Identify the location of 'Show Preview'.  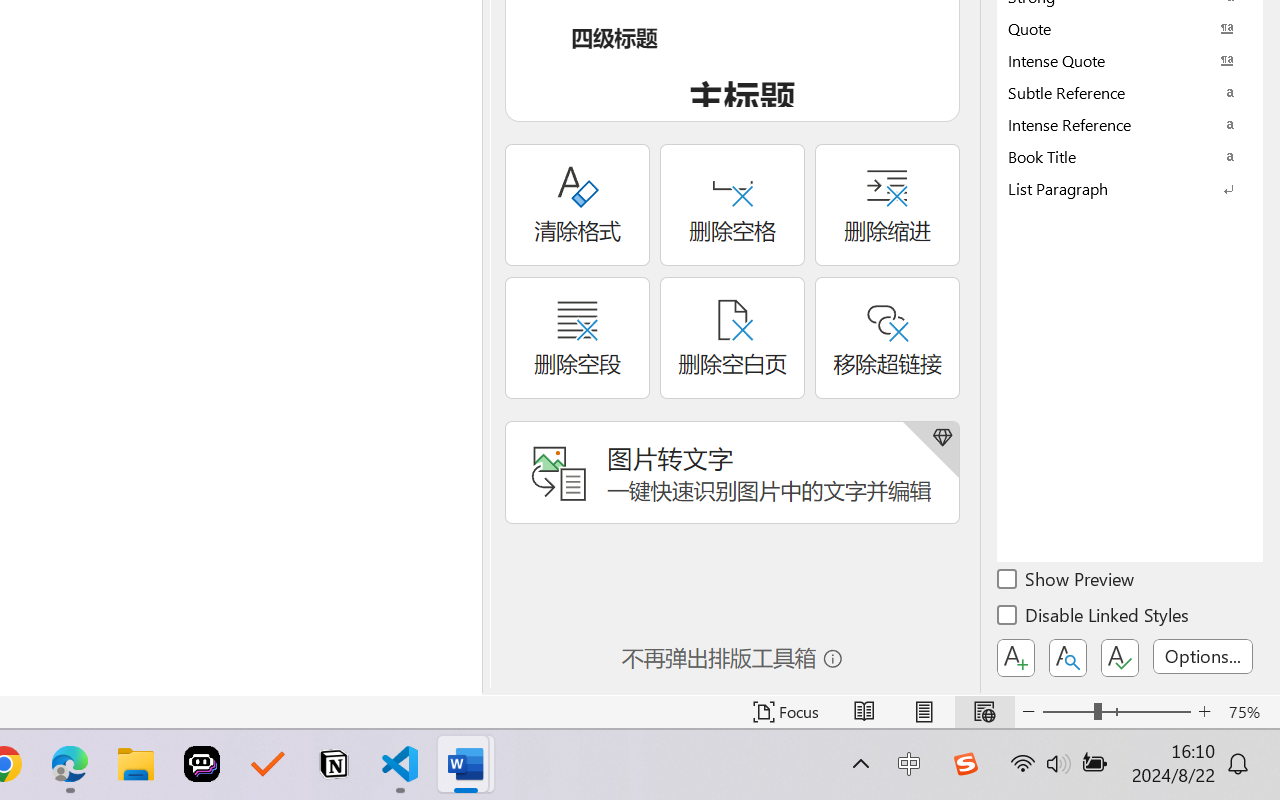
(1066, 581).